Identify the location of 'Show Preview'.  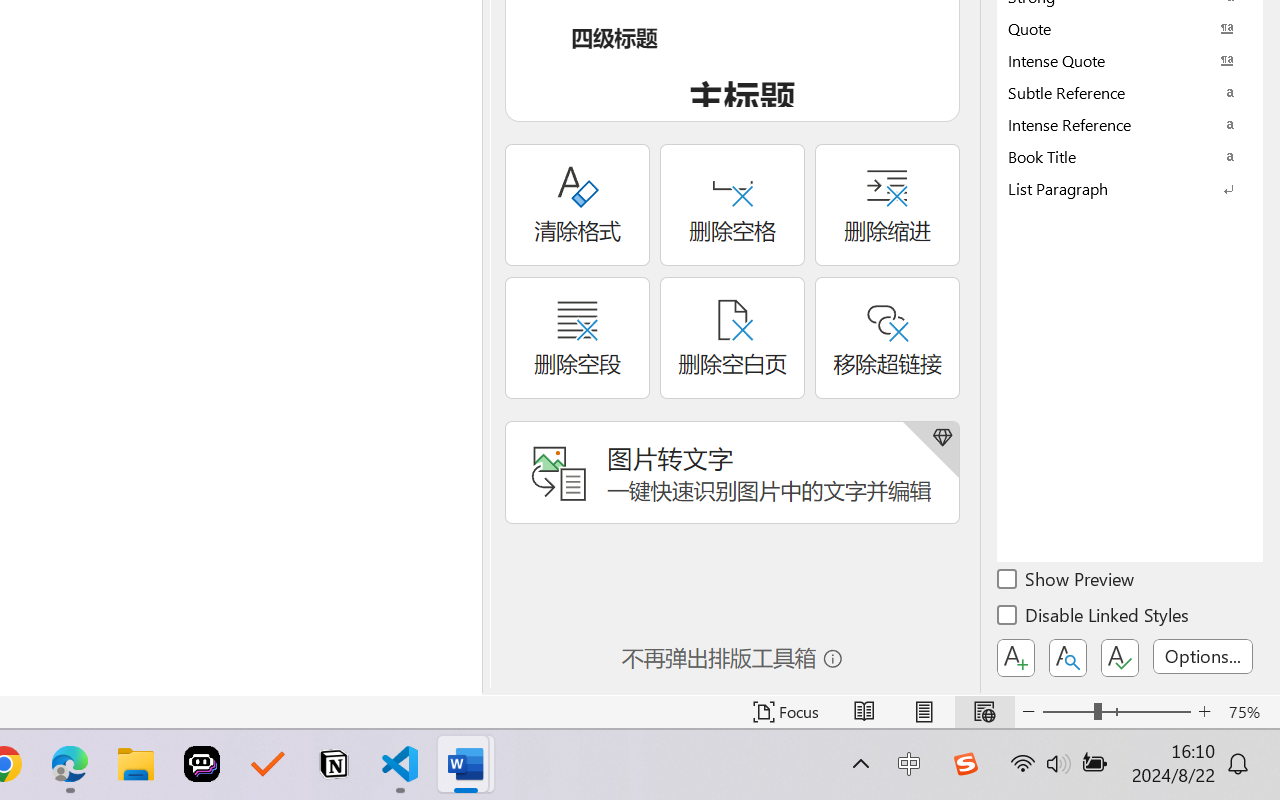
(1066, 581).